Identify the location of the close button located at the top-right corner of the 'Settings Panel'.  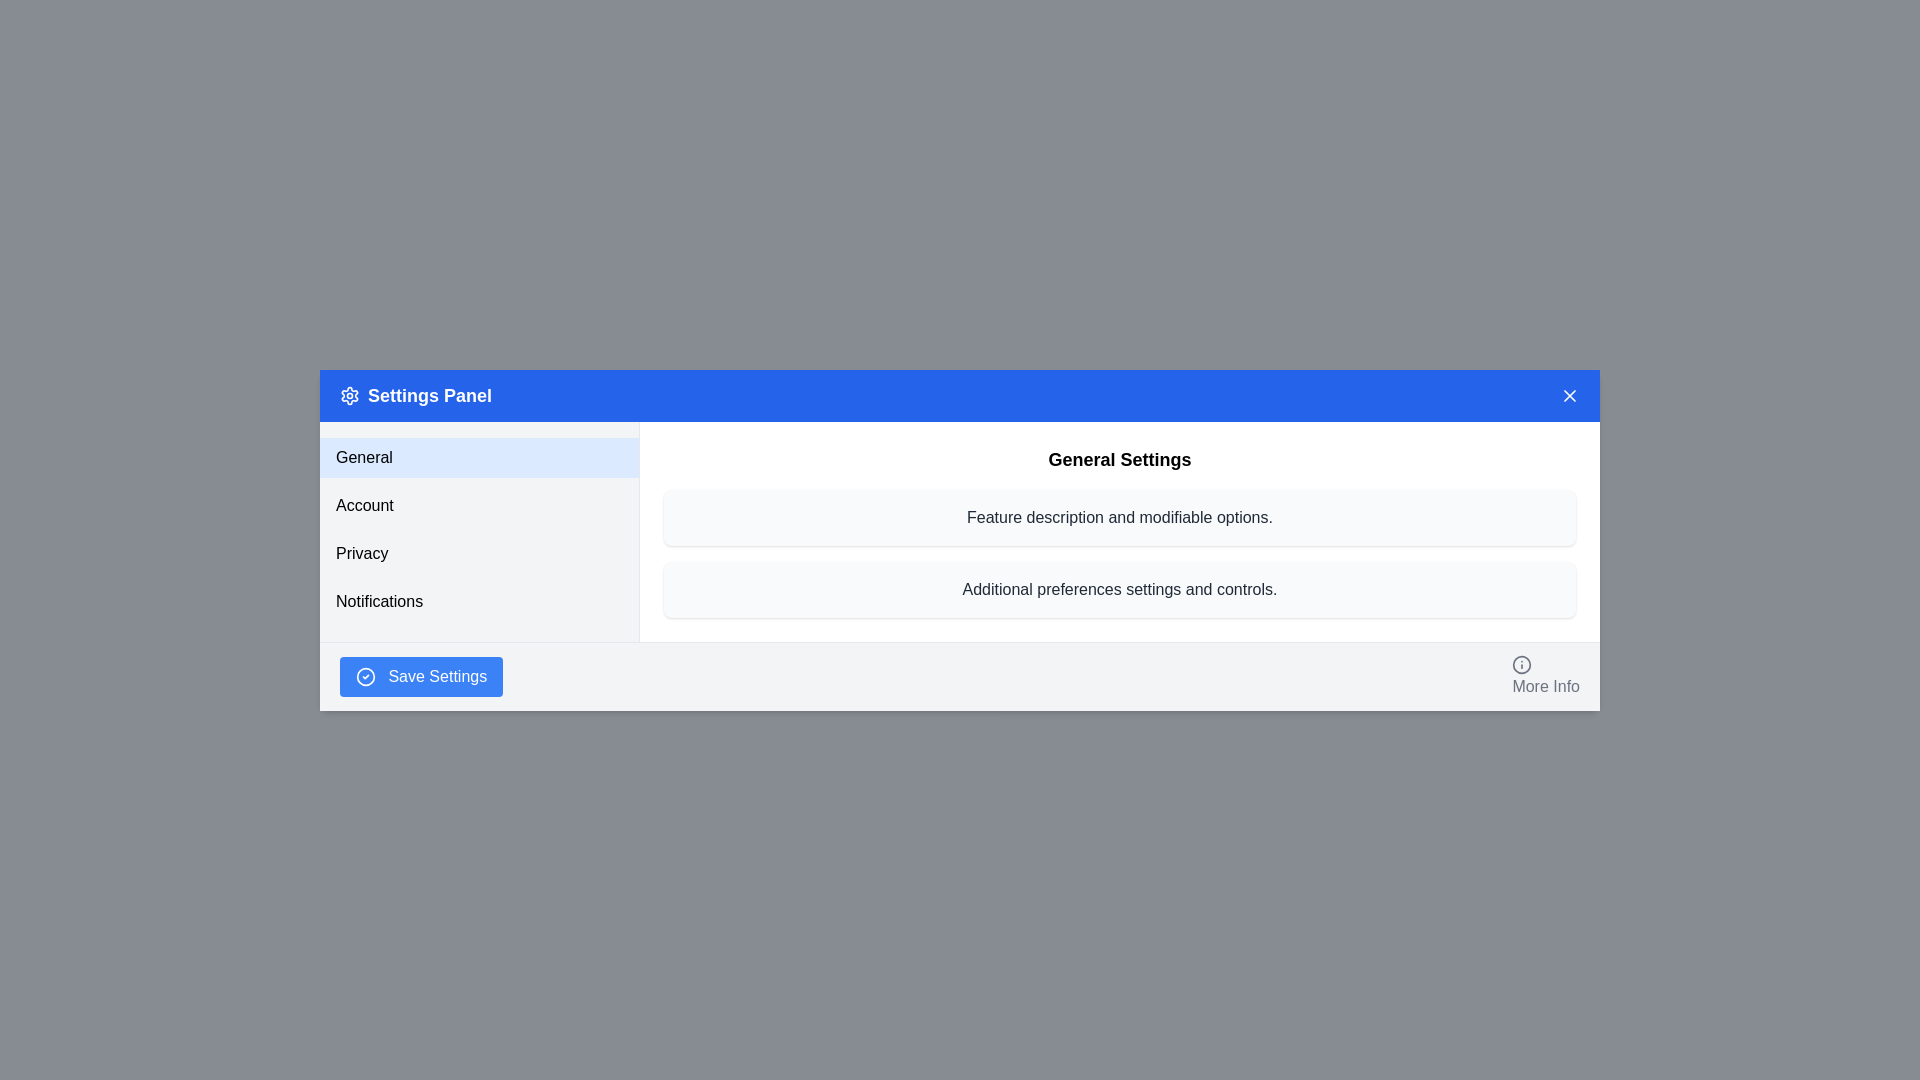
(1568, 395).